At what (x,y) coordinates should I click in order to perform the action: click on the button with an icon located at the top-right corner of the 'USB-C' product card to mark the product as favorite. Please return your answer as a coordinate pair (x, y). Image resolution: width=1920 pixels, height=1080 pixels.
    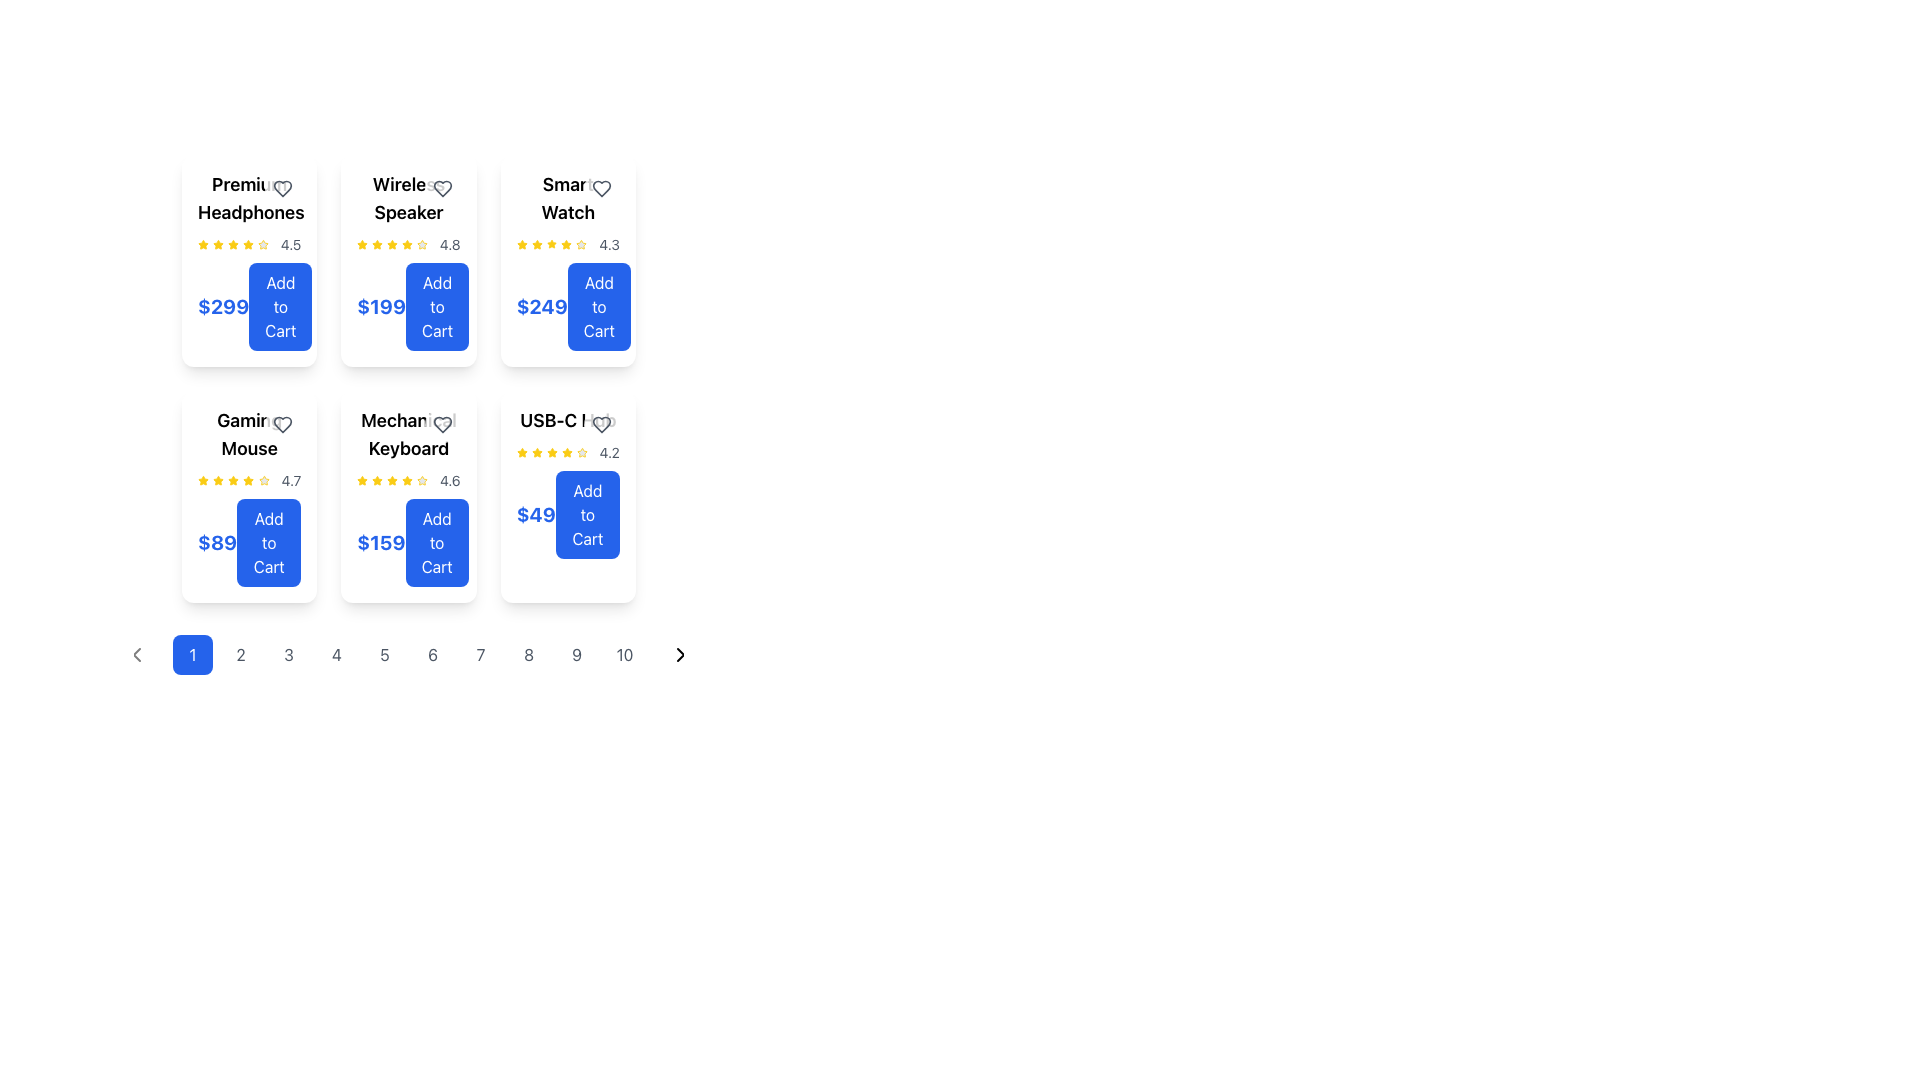
    Looking at the image, I should click on (600, 423).